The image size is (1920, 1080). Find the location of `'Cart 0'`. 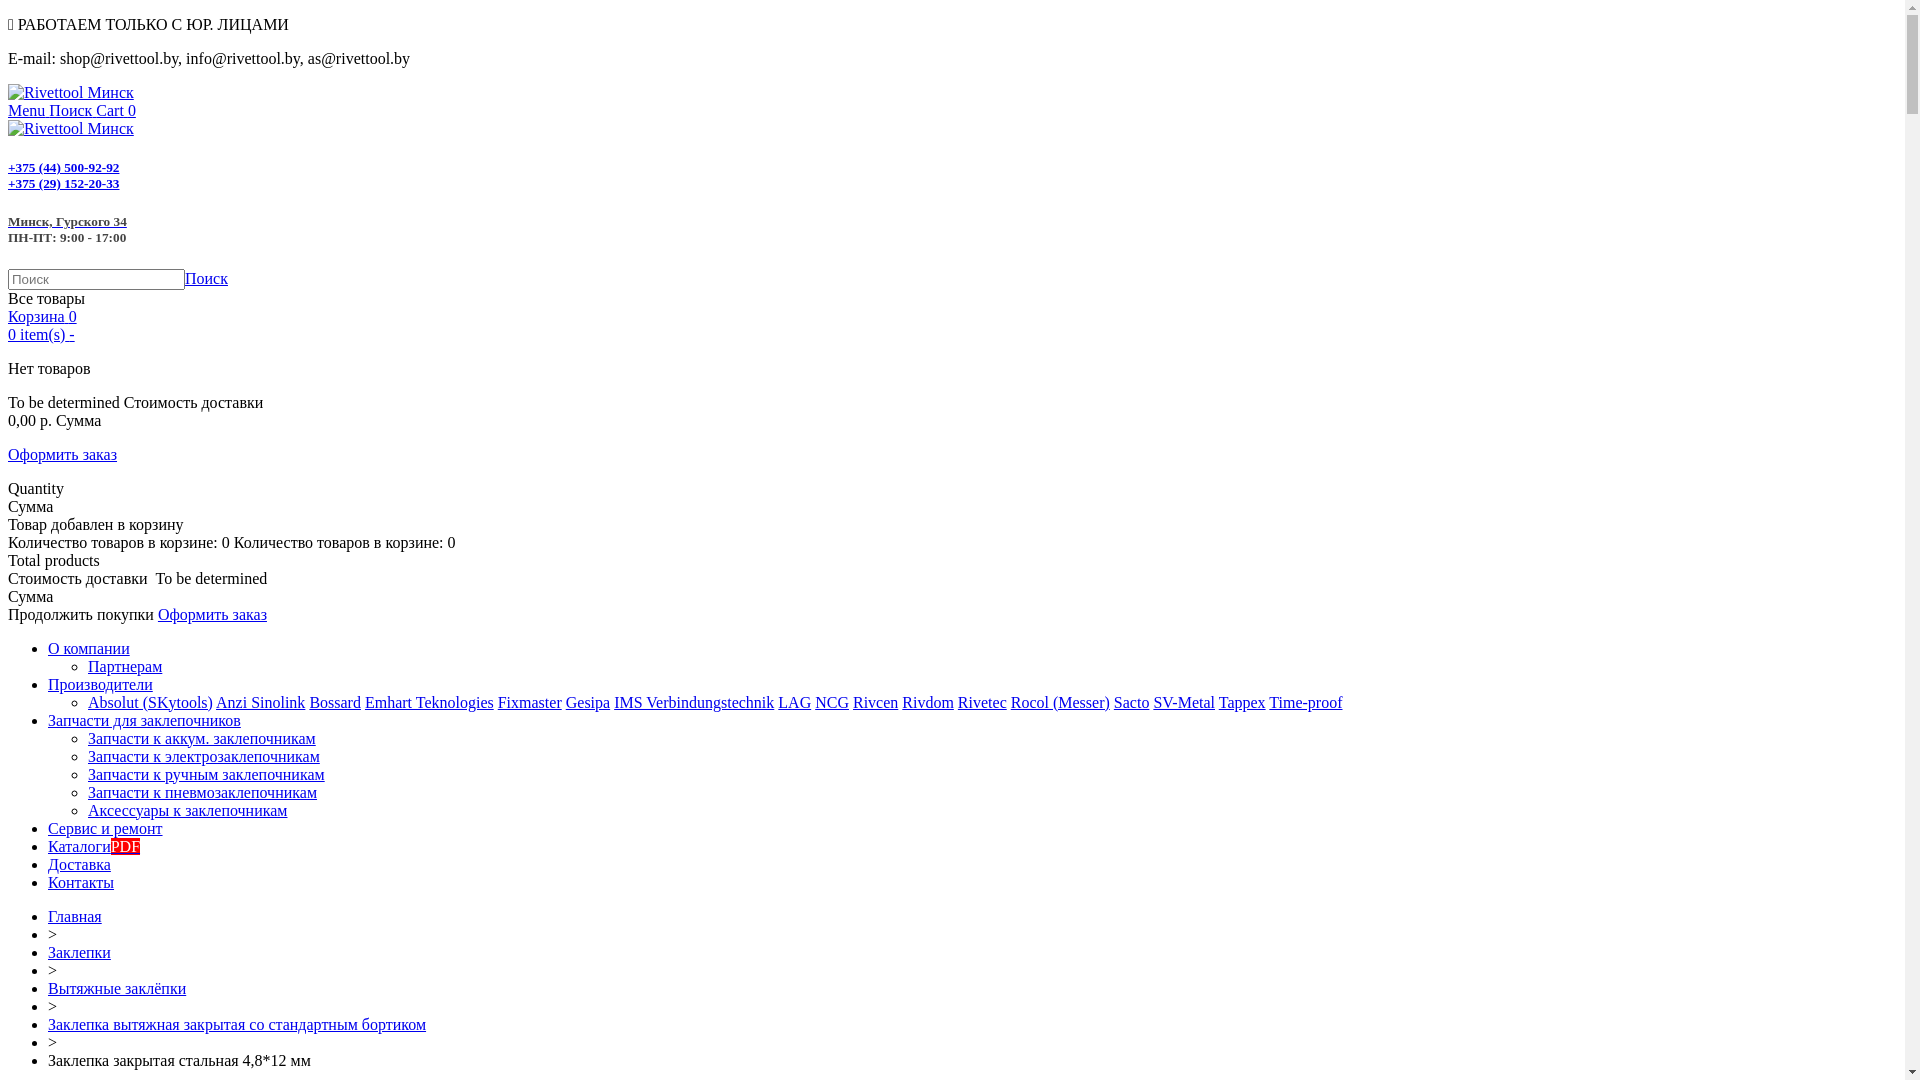

'Cart 0' is located at coordinates (114, 110).